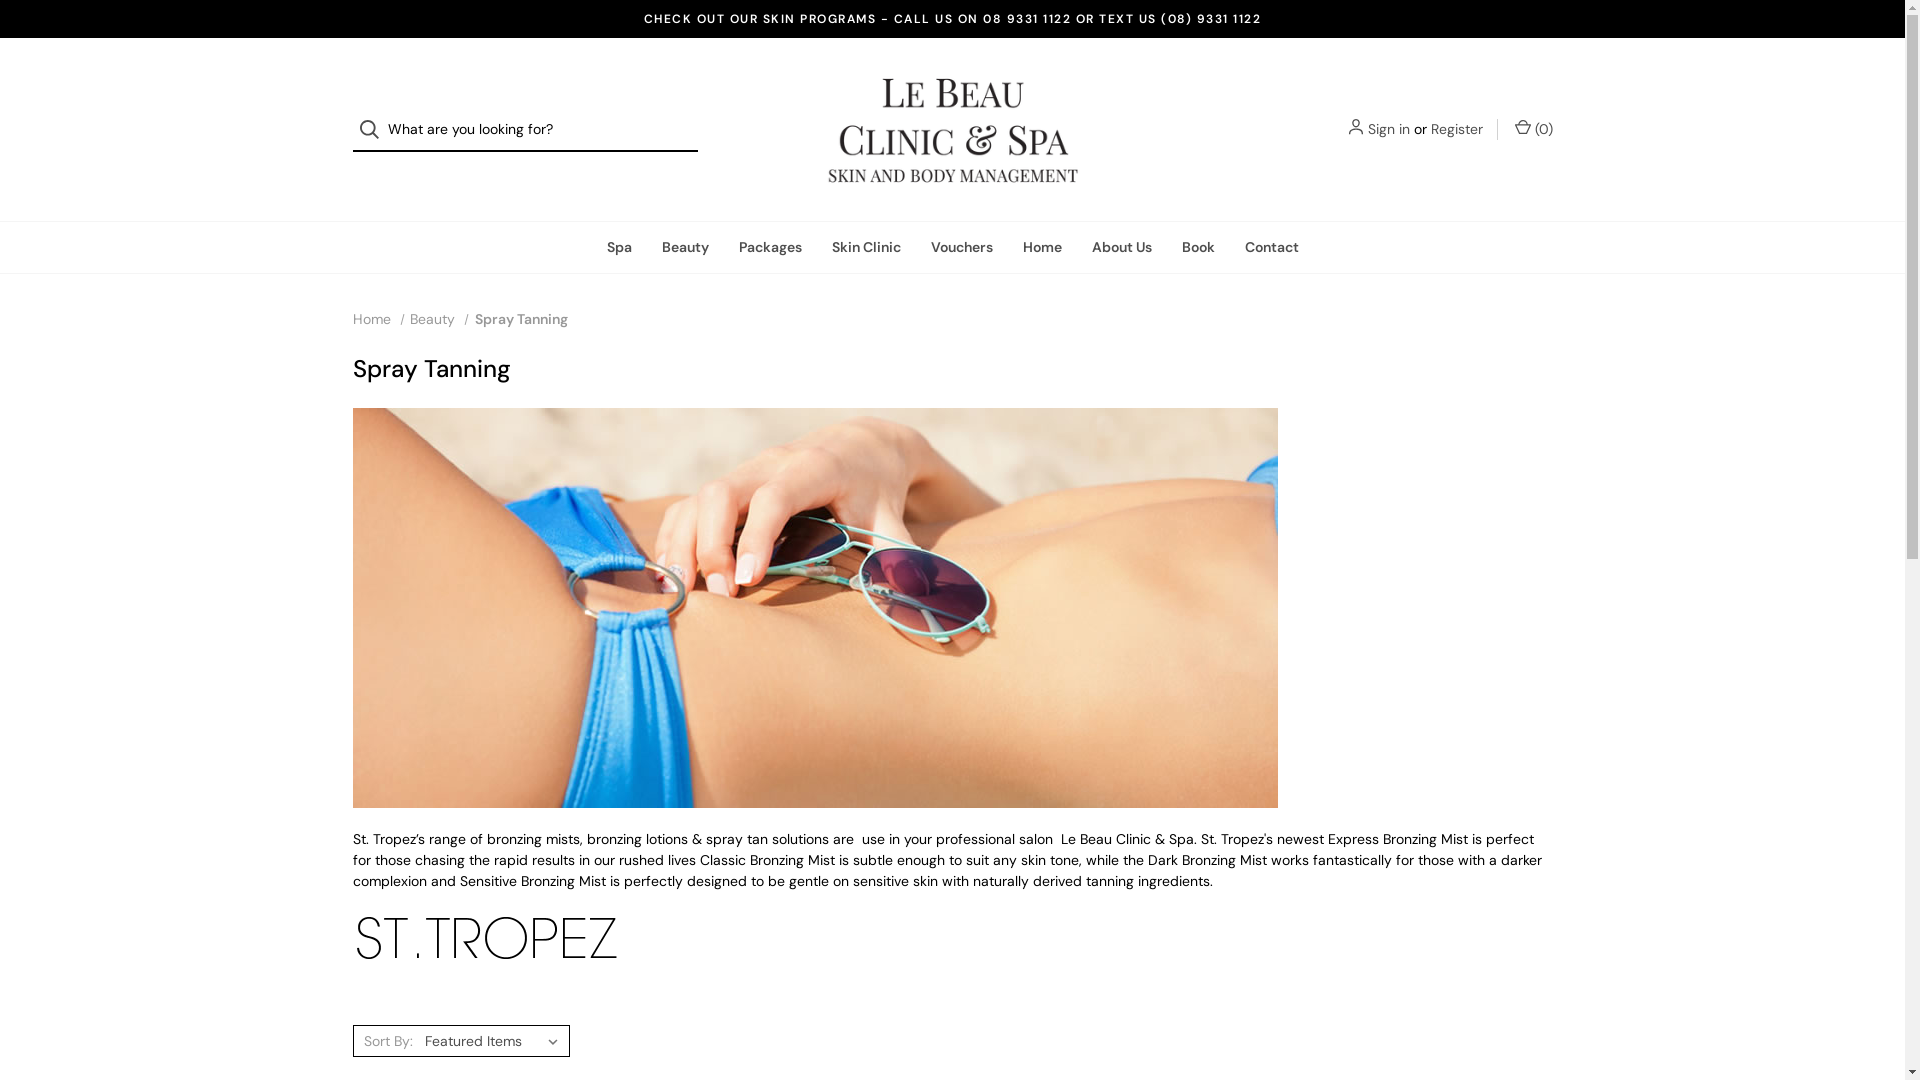 The height and width of the screenshot is (1080, 1920). What do you see at coordinates (814, 607) in the screenshot?
I see `'Le Beau Spray Tanning Perth '` at bounding box center [814, 607].